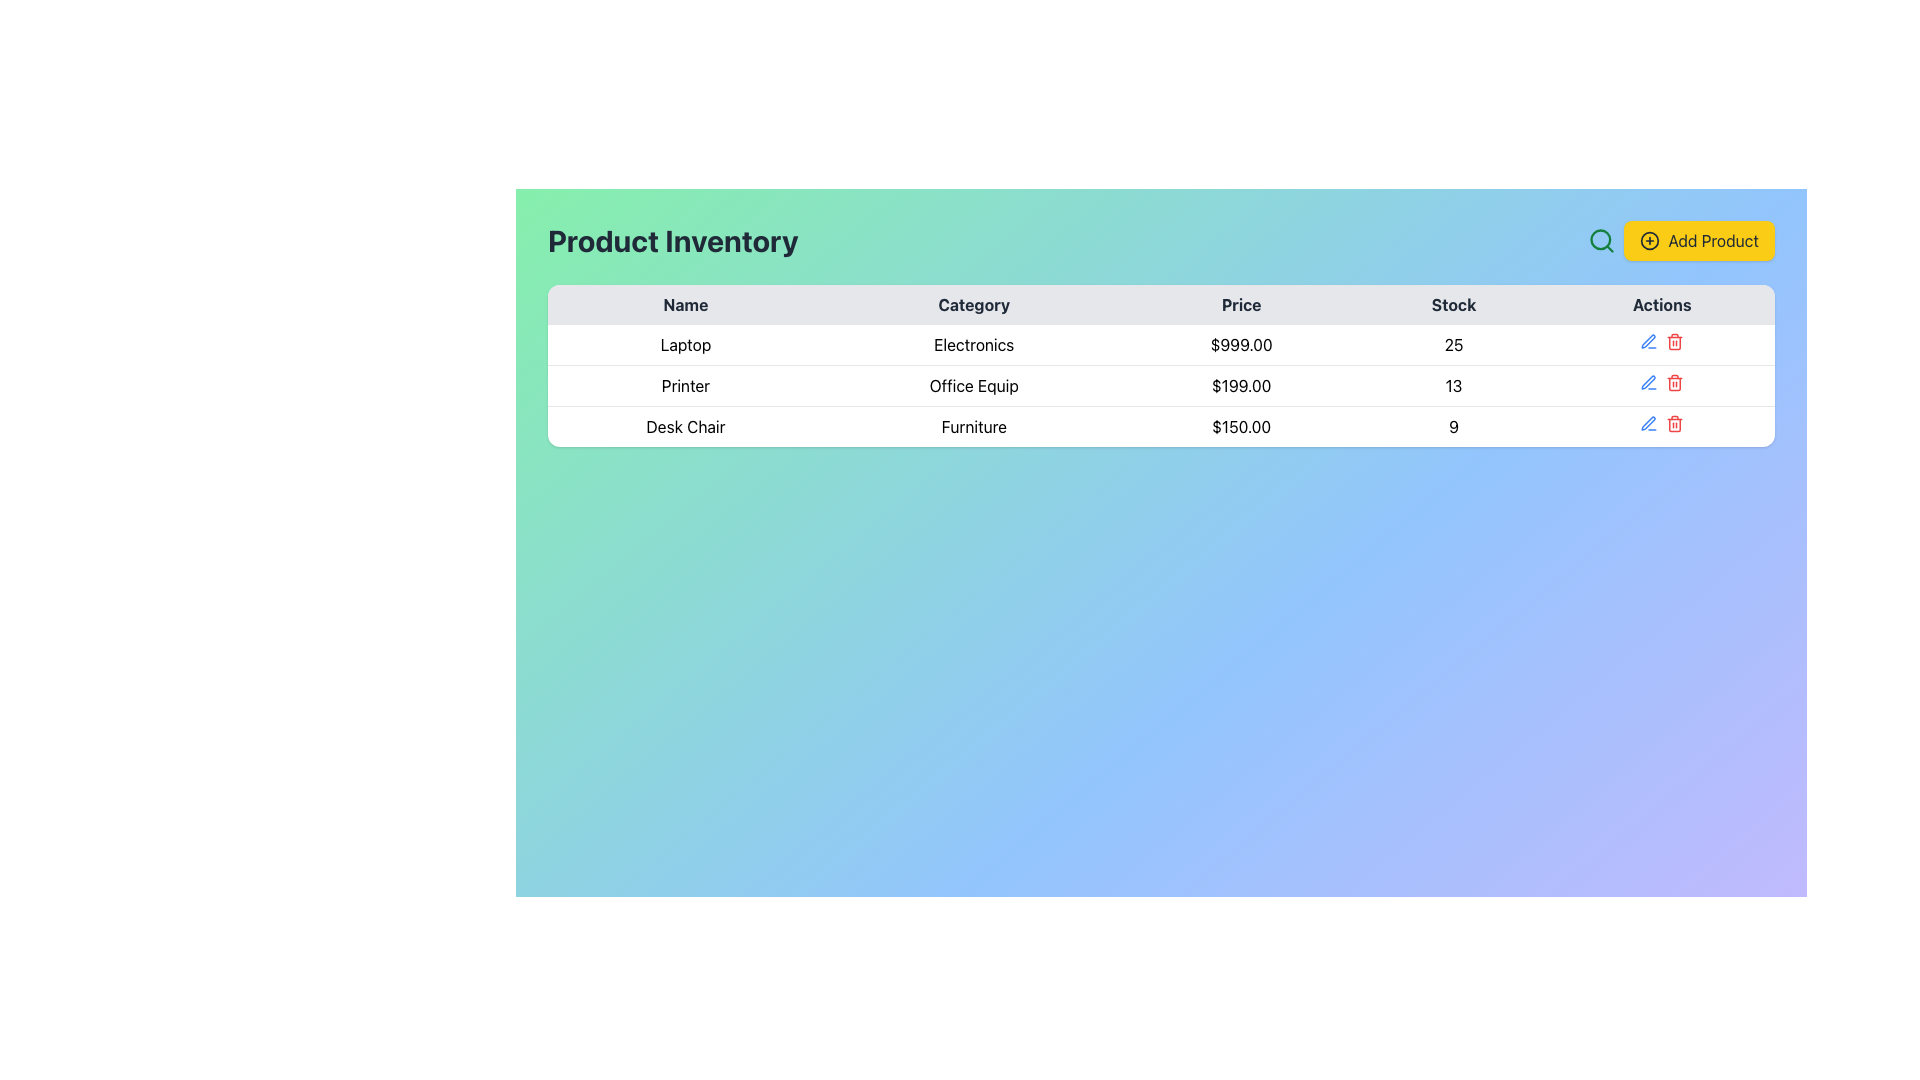 This screenshot has width=1920, height=1080. What do you see at coordinates (1240, 385) in the screenshot?
I see `the price tag displaying '$199.00' which is located in the 'Price' column of the second row in the table, right next to the 'Office Equip' cell` at bounding box center [1240, 385].